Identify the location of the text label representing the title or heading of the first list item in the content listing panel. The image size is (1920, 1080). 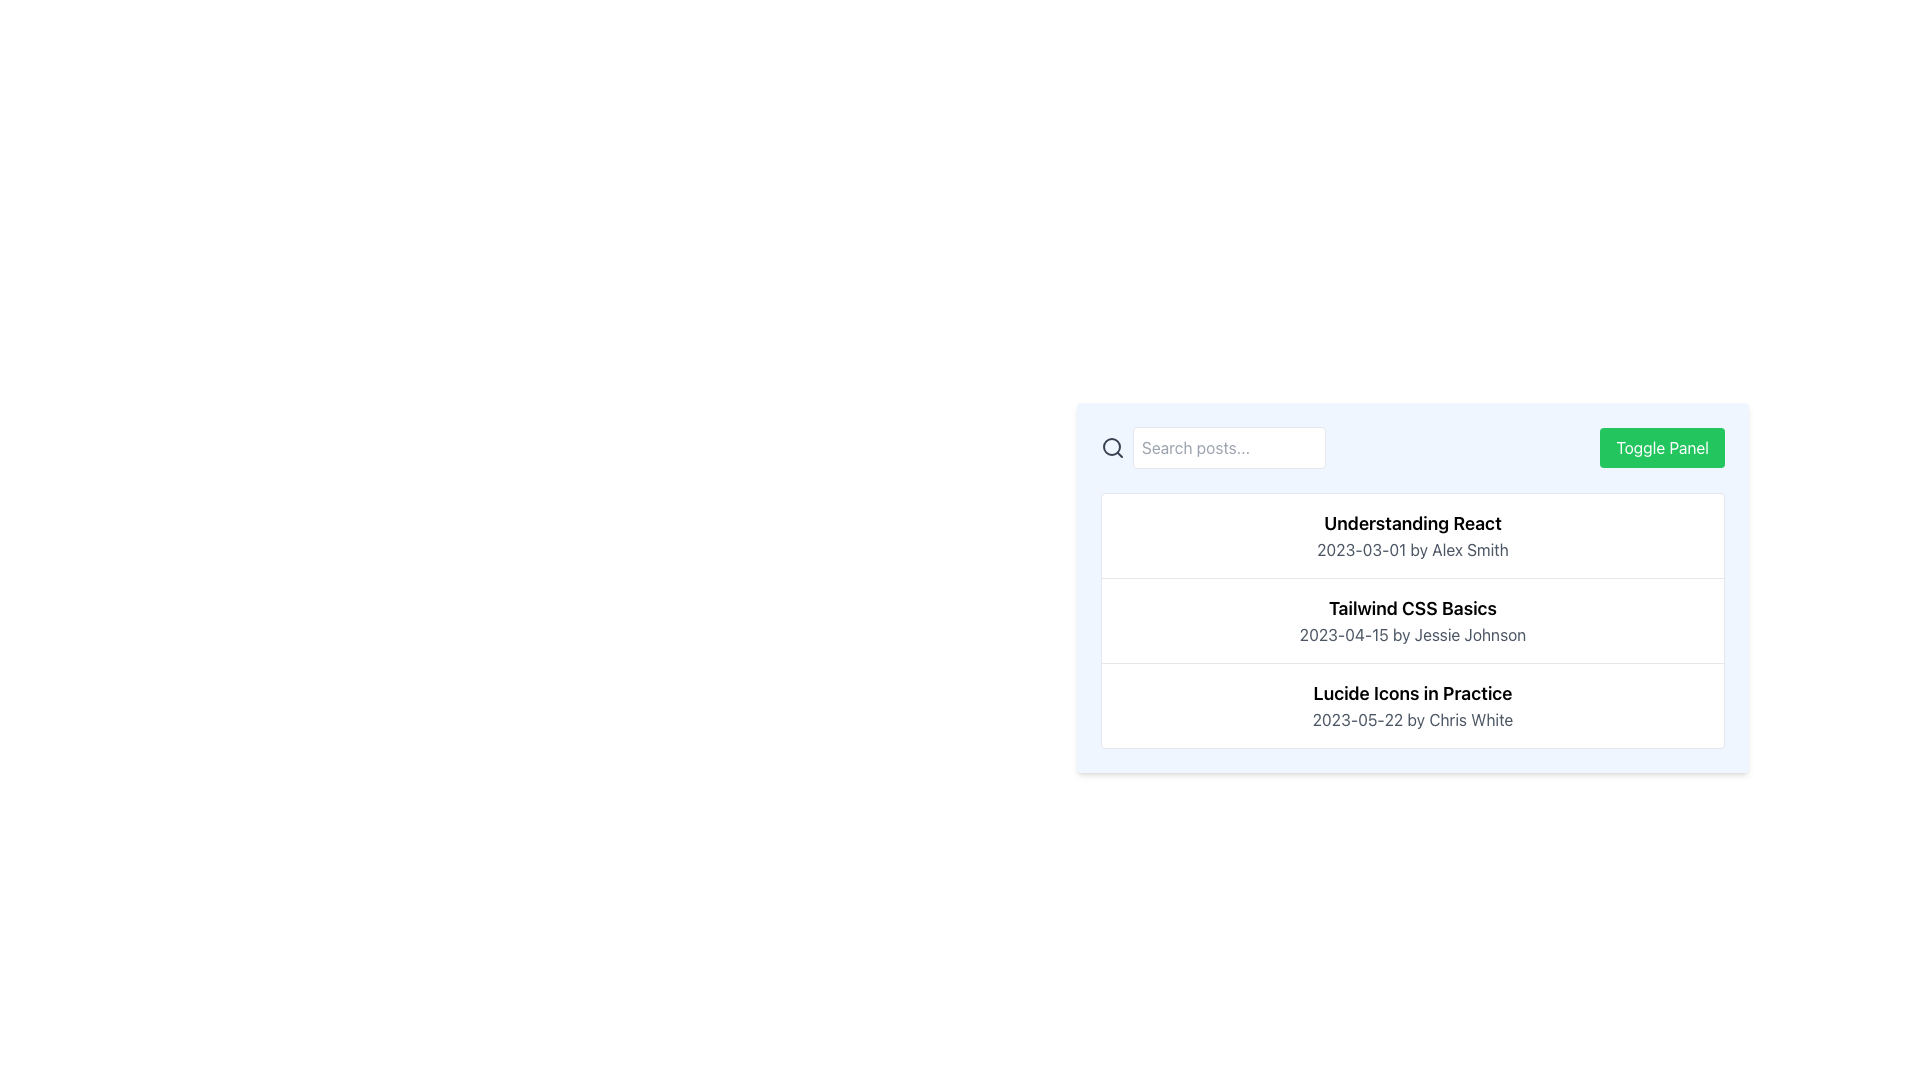
(1411, 523).